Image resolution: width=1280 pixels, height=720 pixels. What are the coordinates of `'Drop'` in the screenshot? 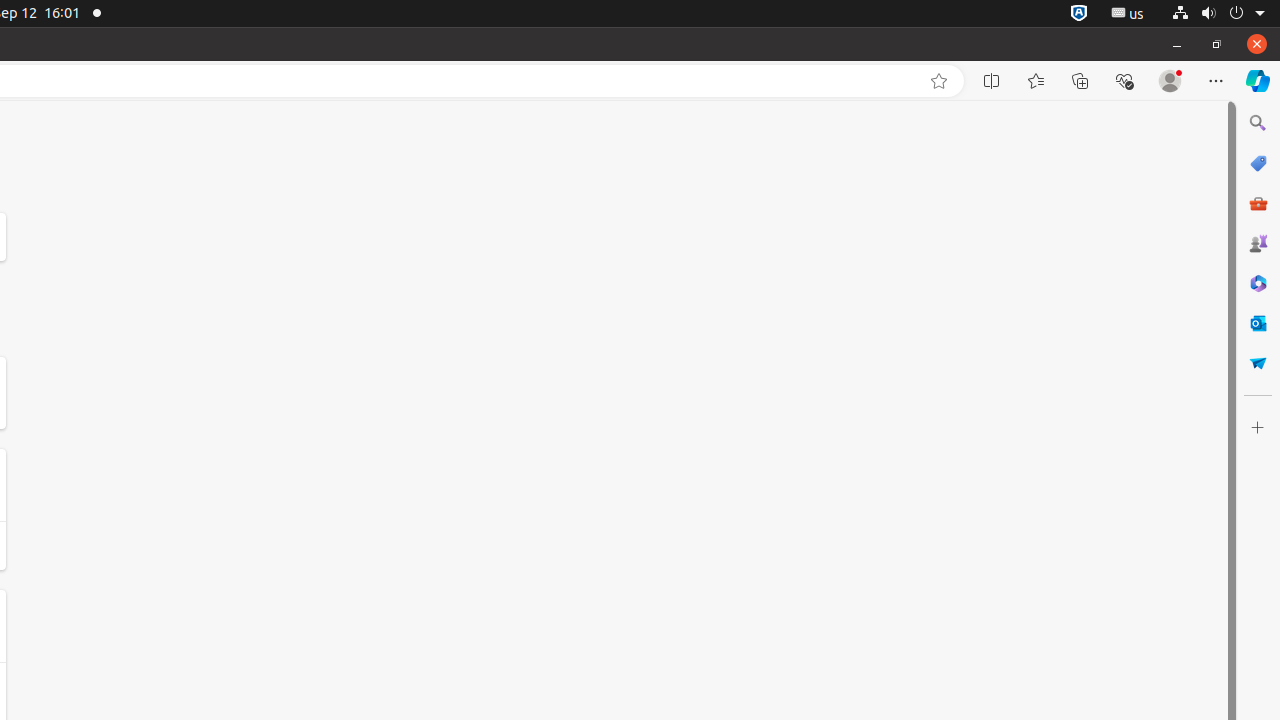 It's located at (1256, 363).